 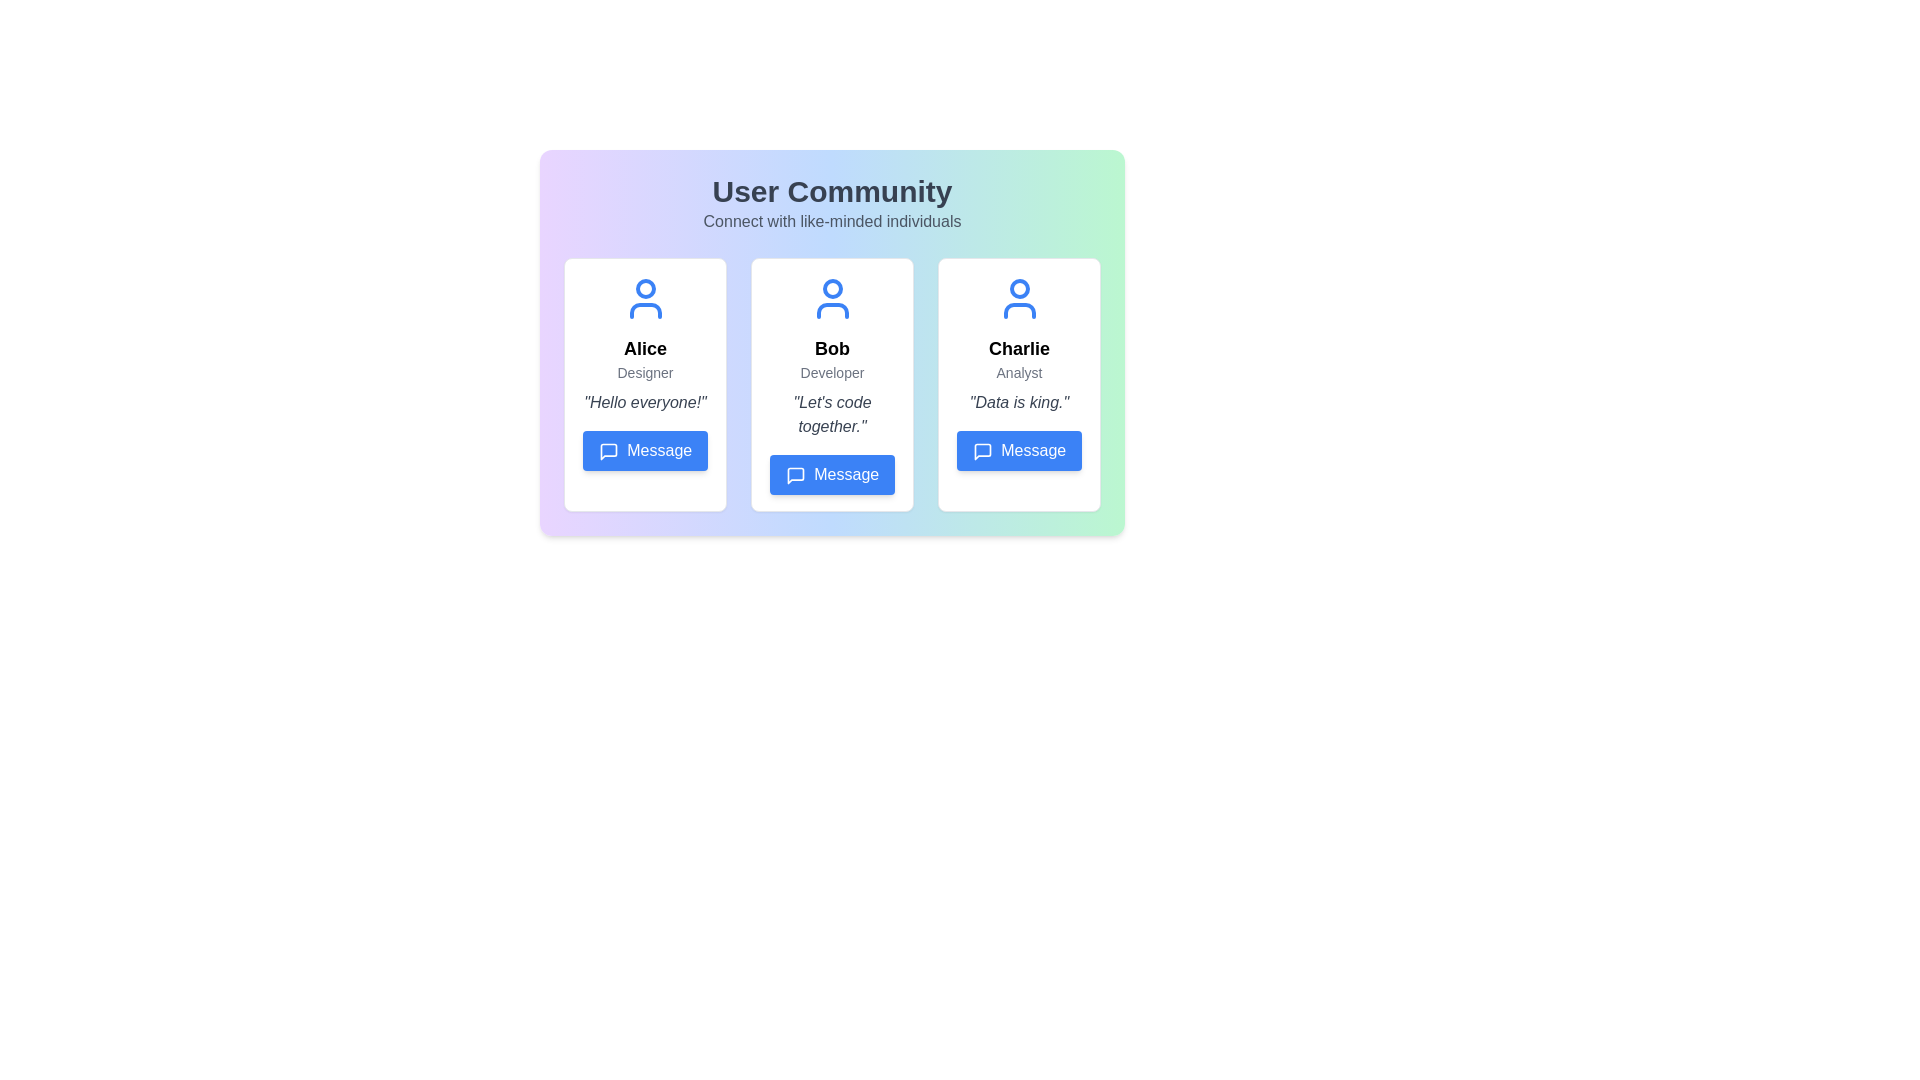 I want to click on the text label styled in gray color and small font size that reads 'Analyst', positioned below the name 'Charlie' in the user card, so click(x=1019, y=373).